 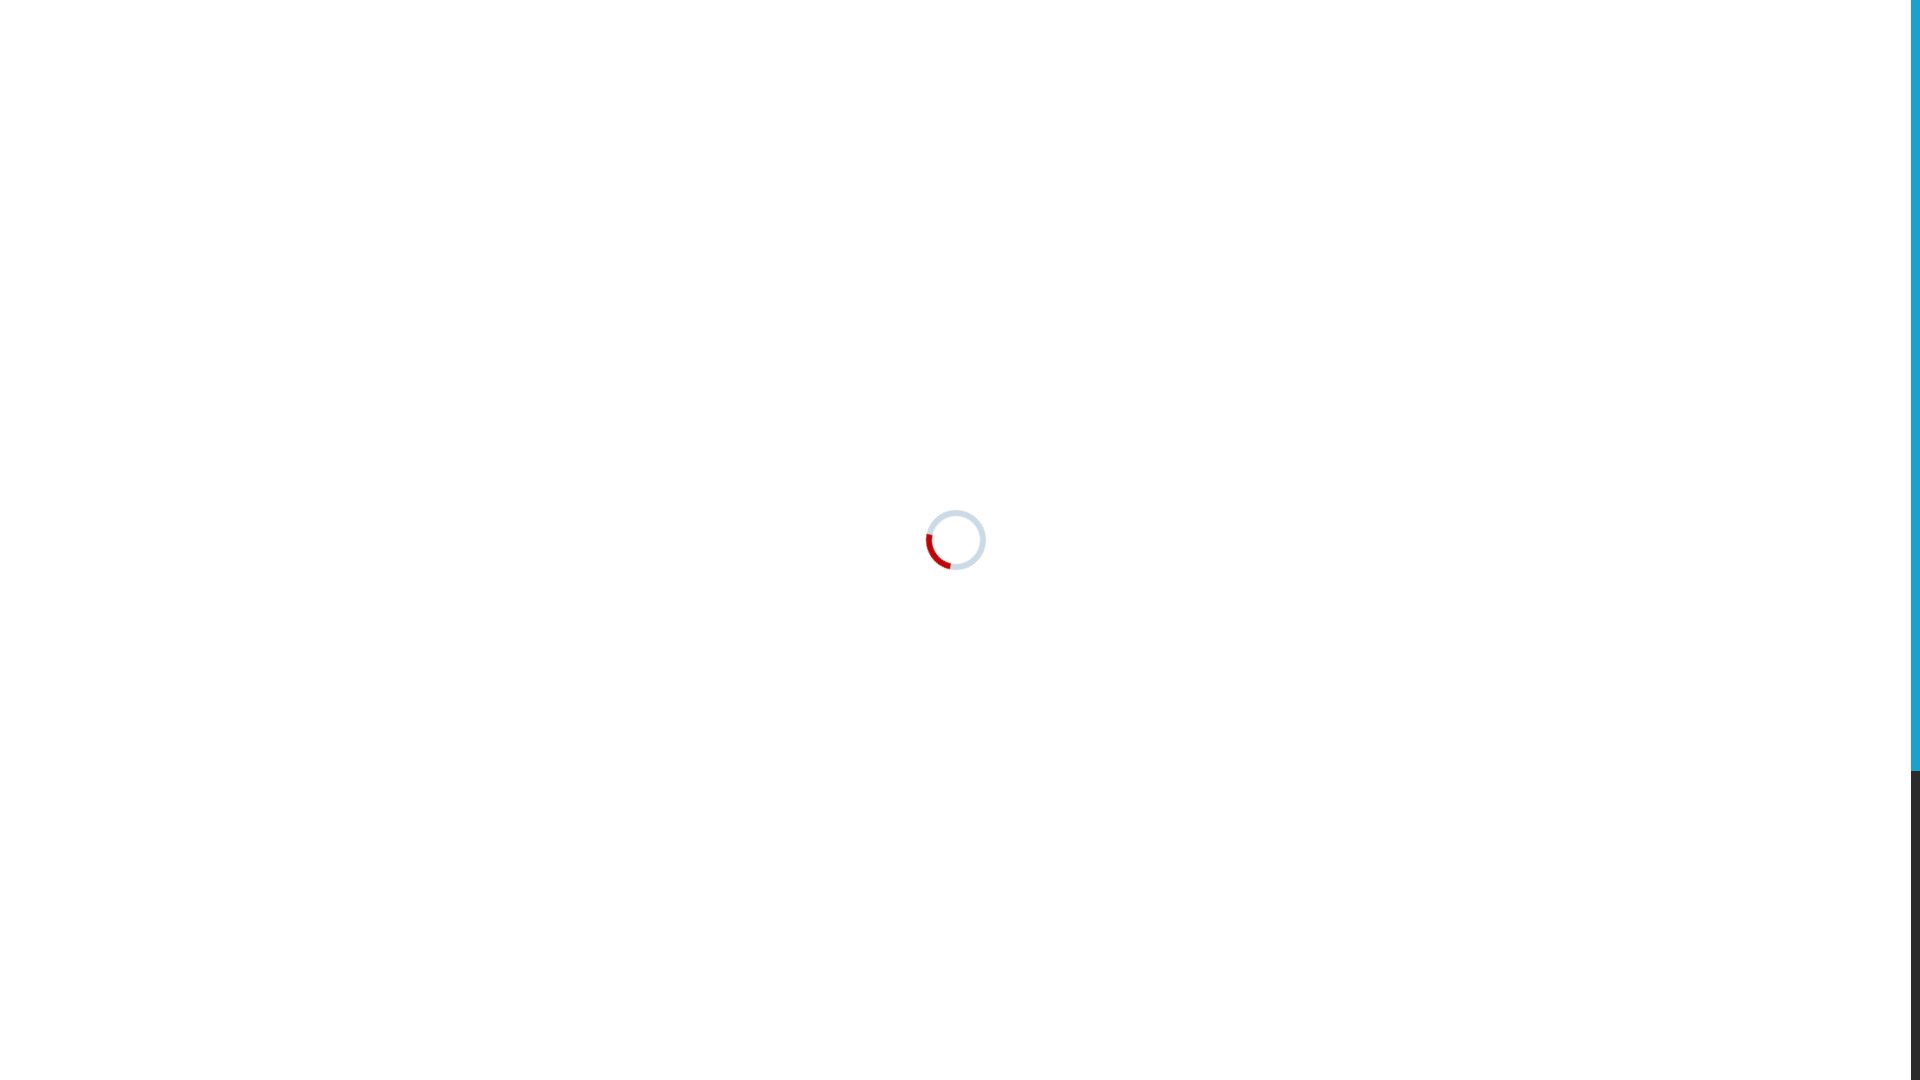 I want to click on '+375 17 544-11-11', so click(x=1451, y=73).